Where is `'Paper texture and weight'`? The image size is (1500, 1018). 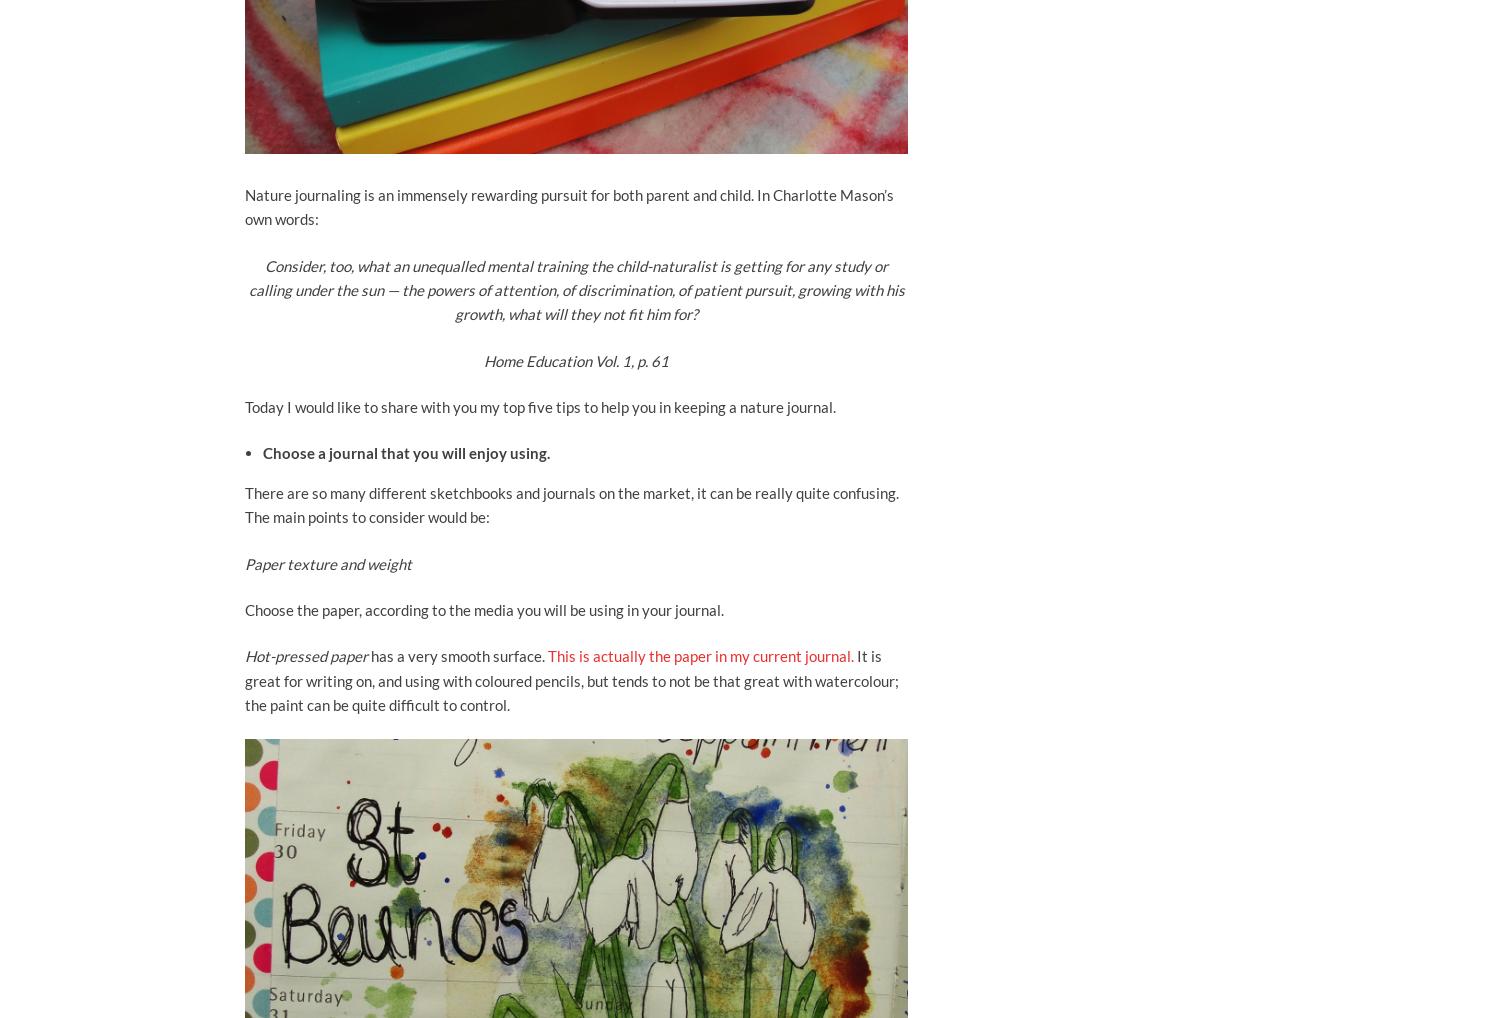 'Paper texture and weight' is located at coordinates (243, 562).